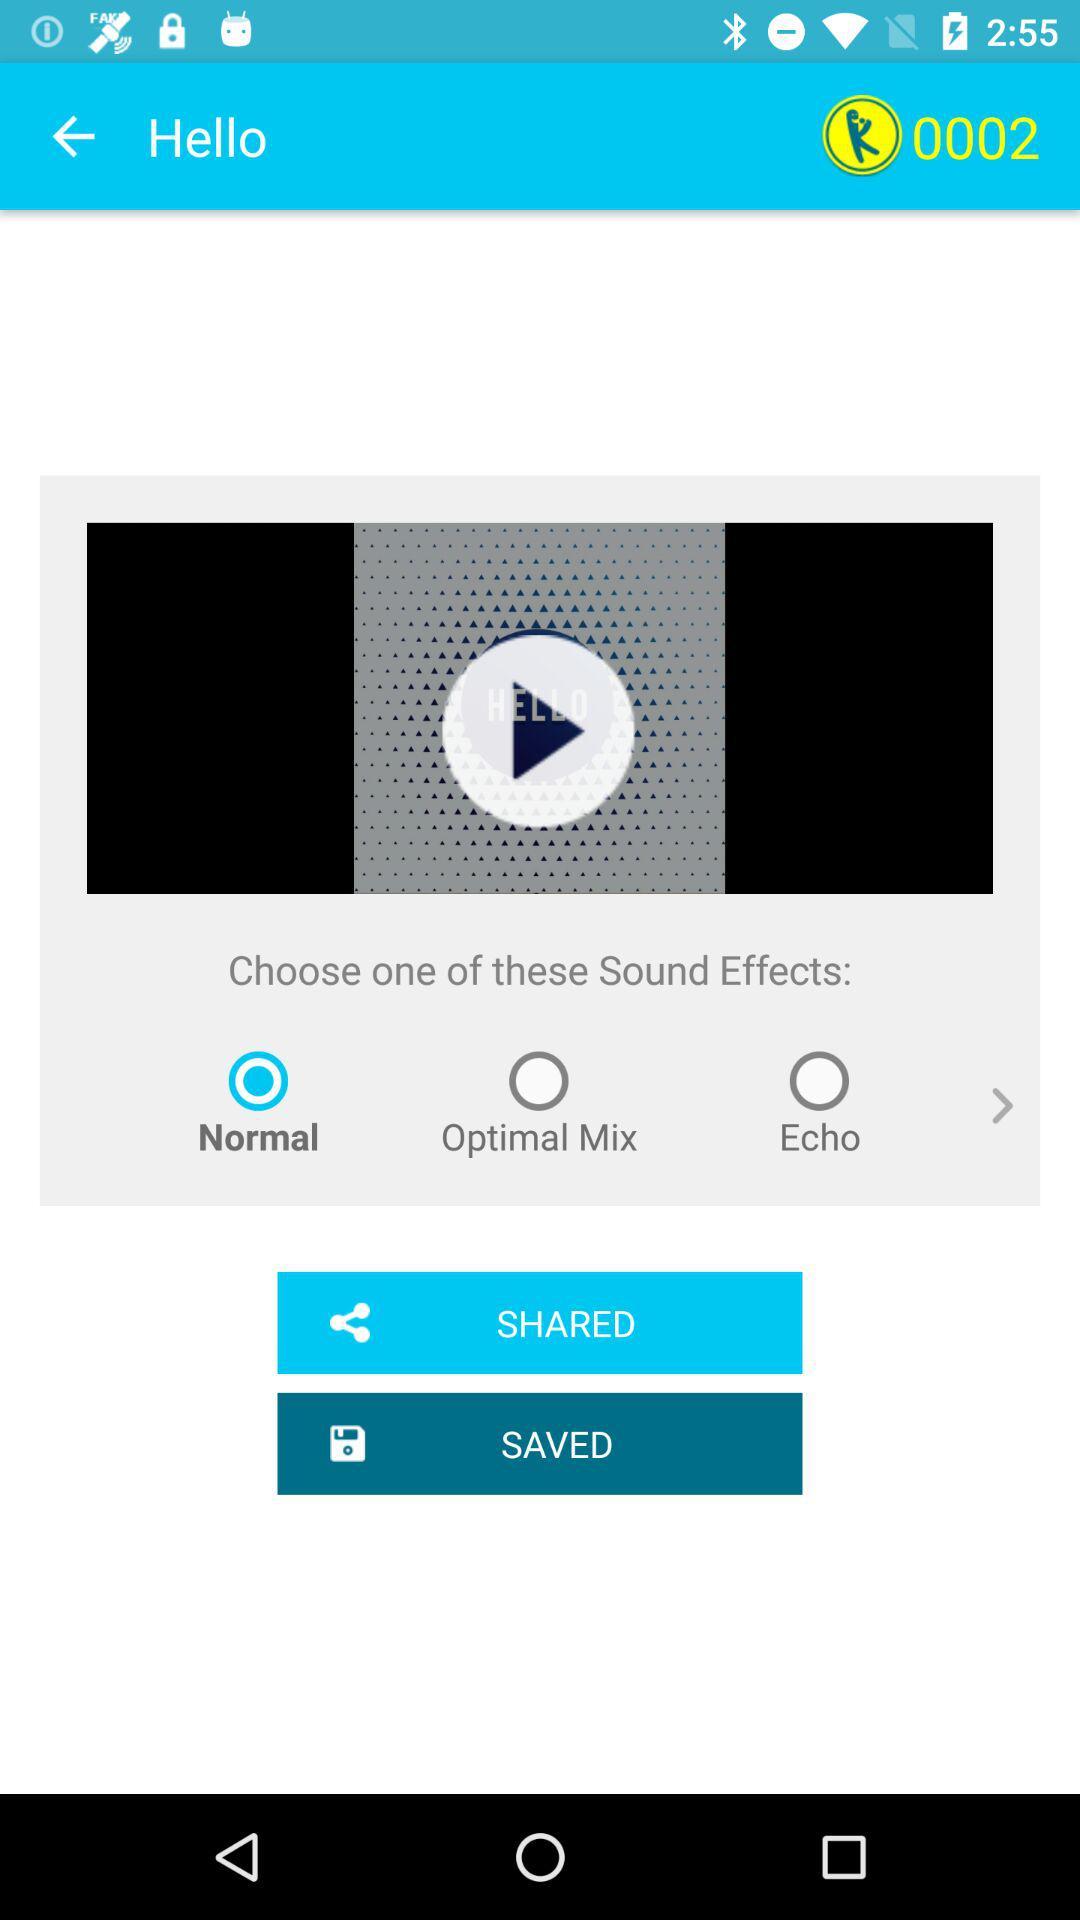 This screenshot has width=1080, height=1920. What do you see at coordinates (538, 731) in the screenshot?
I see `the play icon` at bounding box center [538, 731].